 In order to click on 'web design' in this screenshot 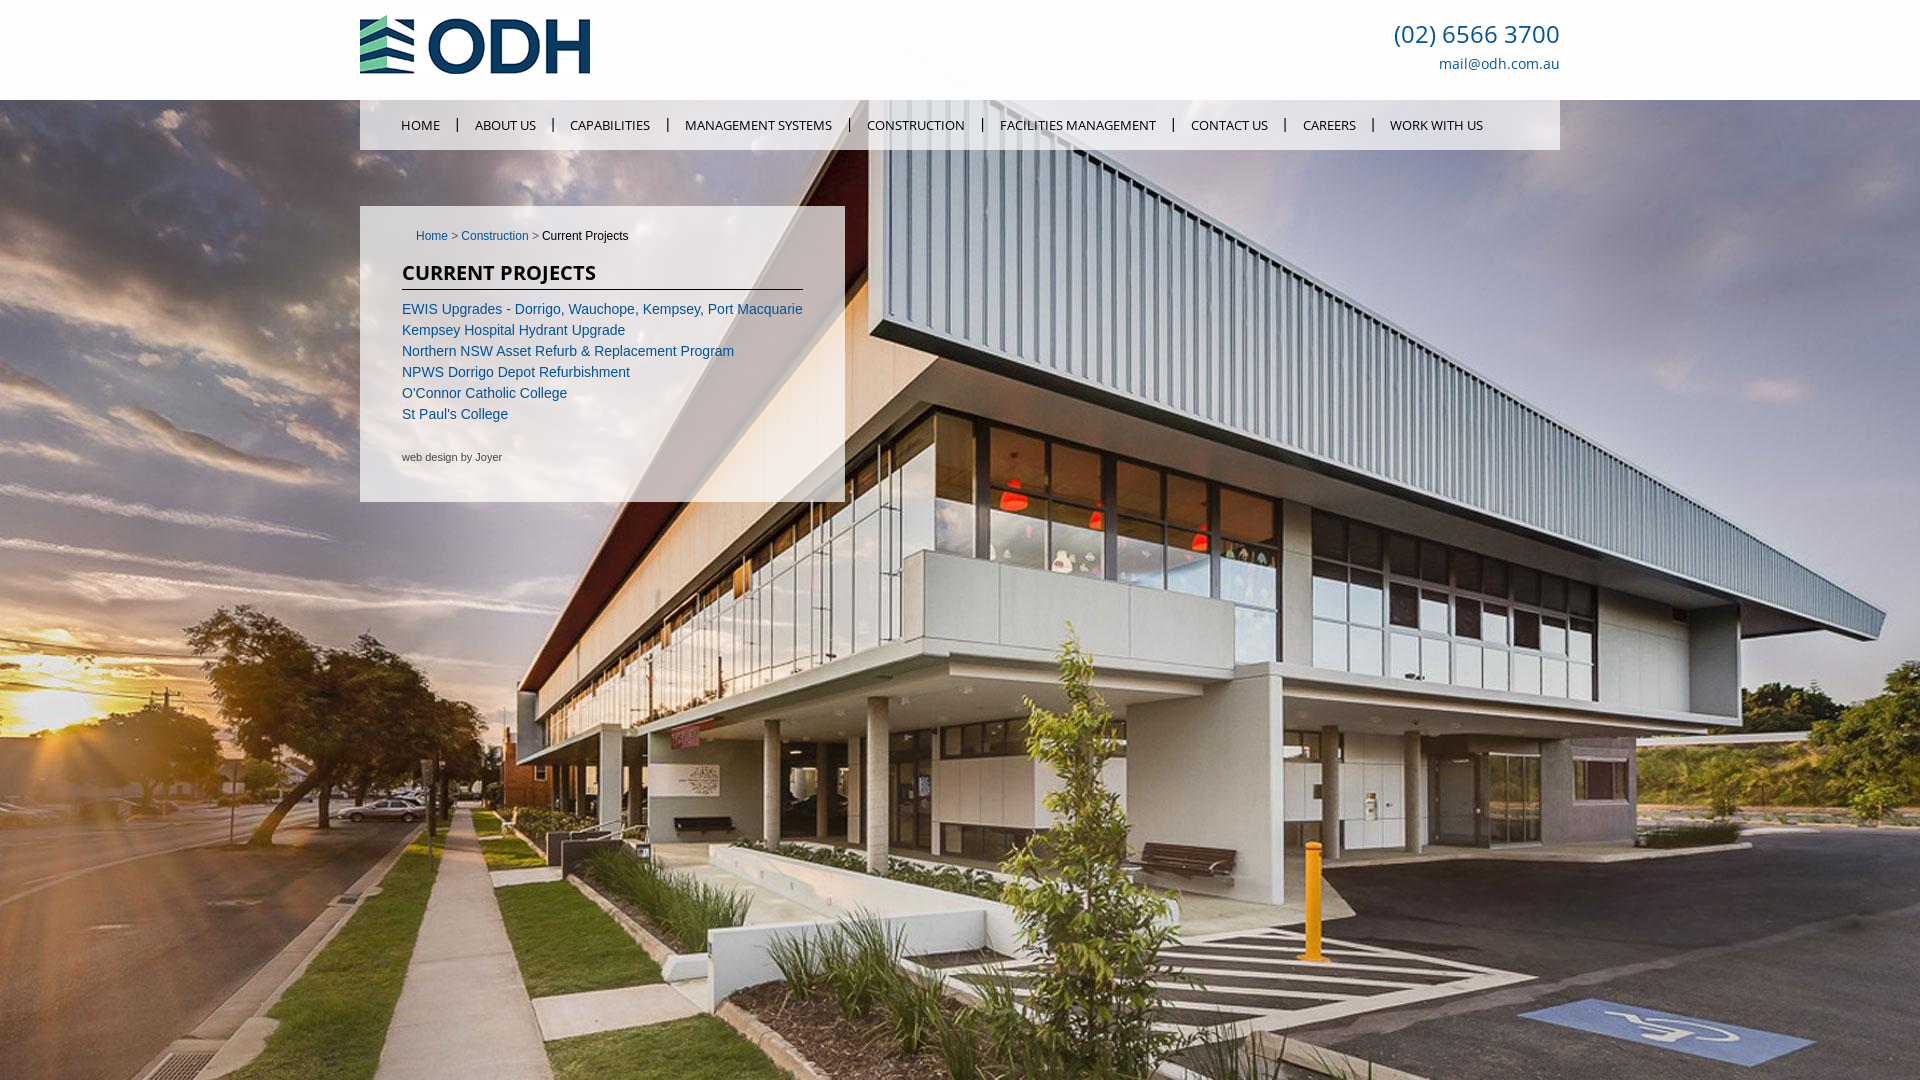, I will do `click(429, 456)`.